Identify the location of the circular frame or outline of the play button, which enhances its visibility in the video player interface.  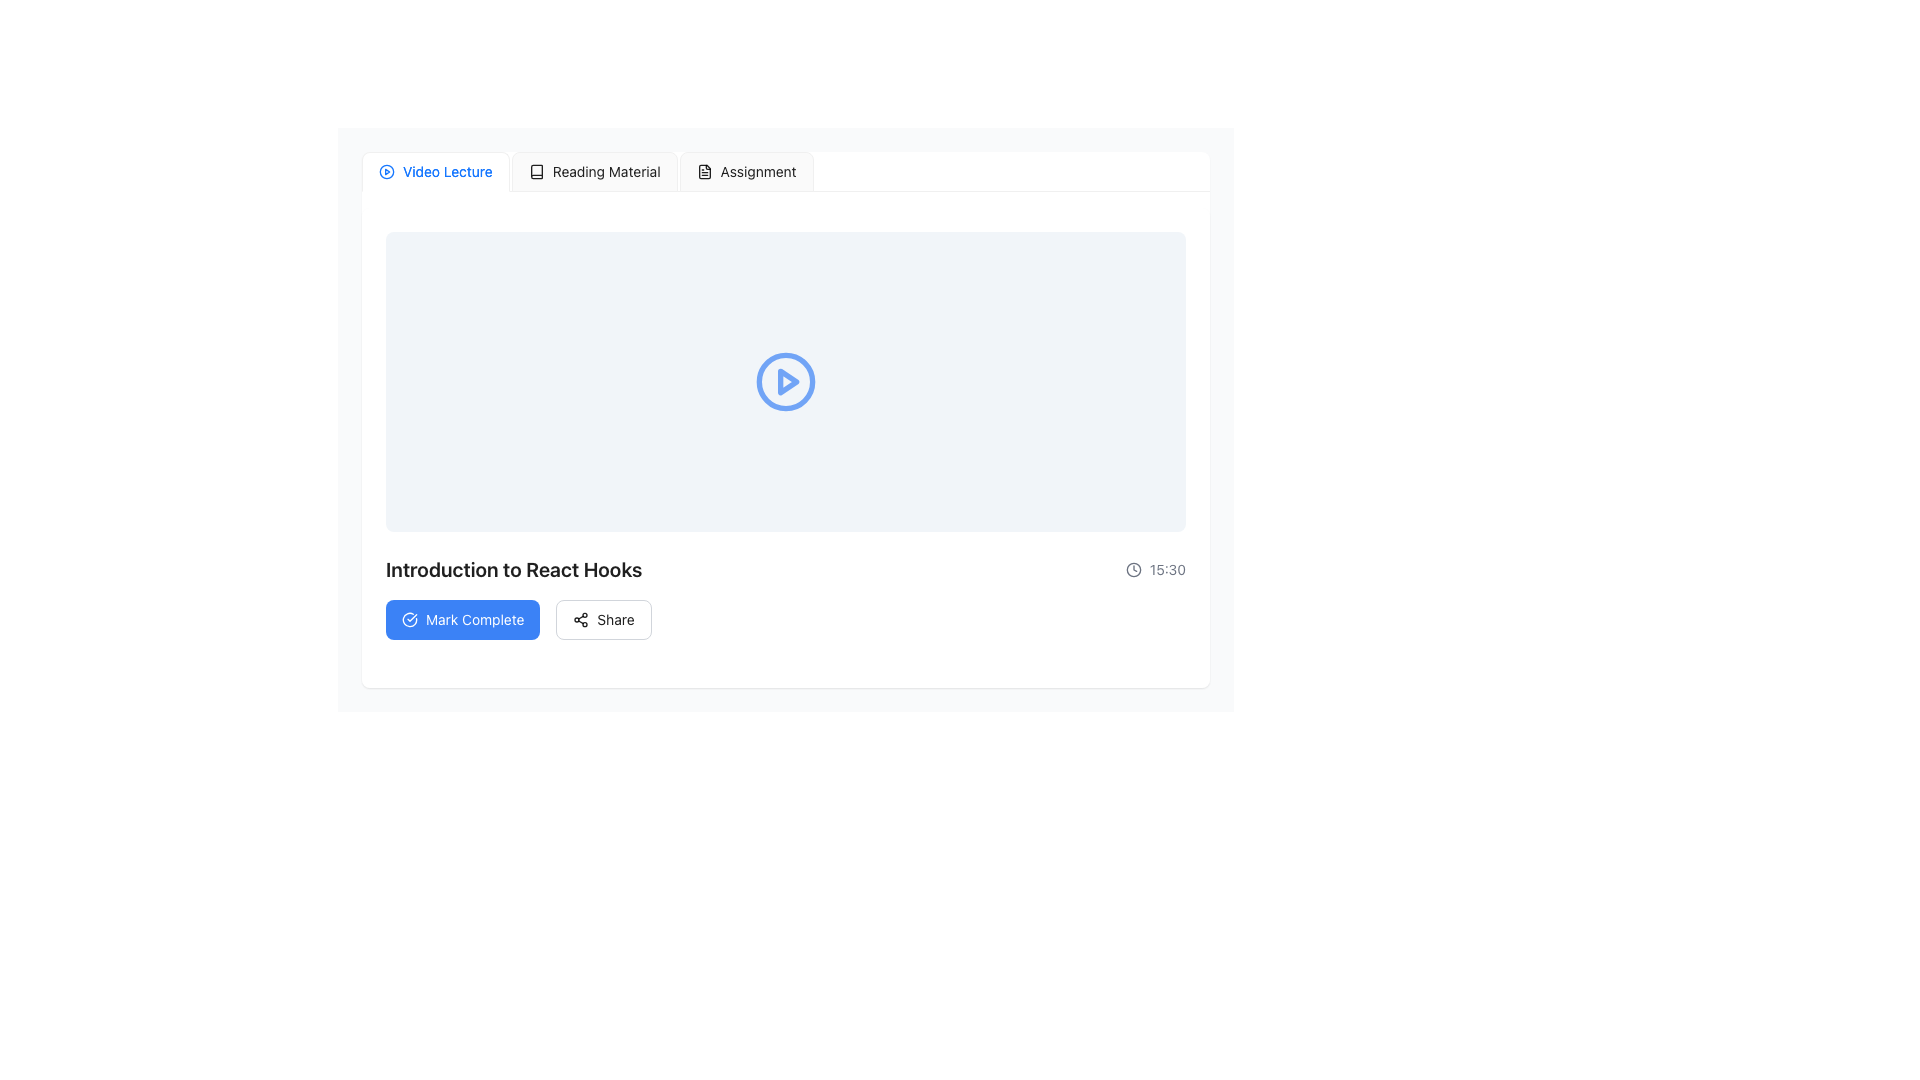
(785, 381).